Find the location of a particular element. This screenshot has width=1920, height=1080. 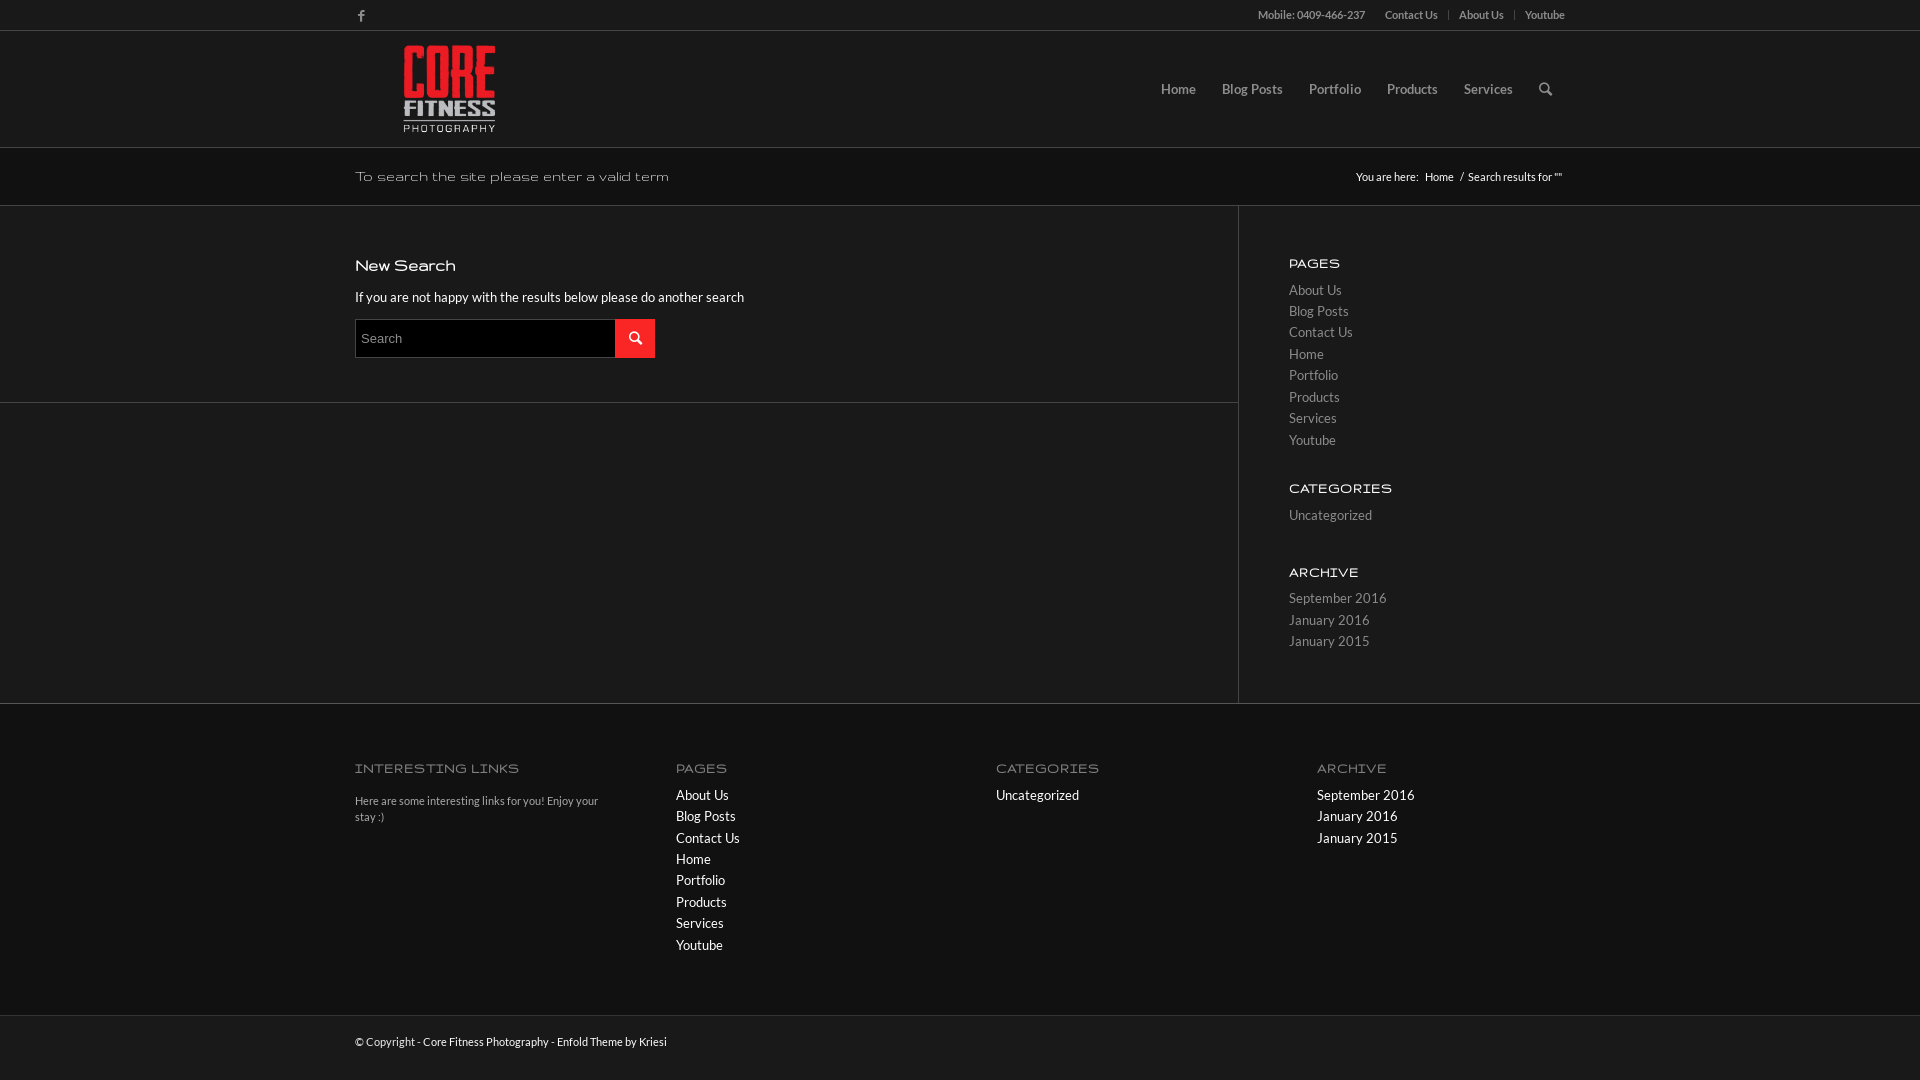

'January 2016' is located at coordinates (1357, 816).